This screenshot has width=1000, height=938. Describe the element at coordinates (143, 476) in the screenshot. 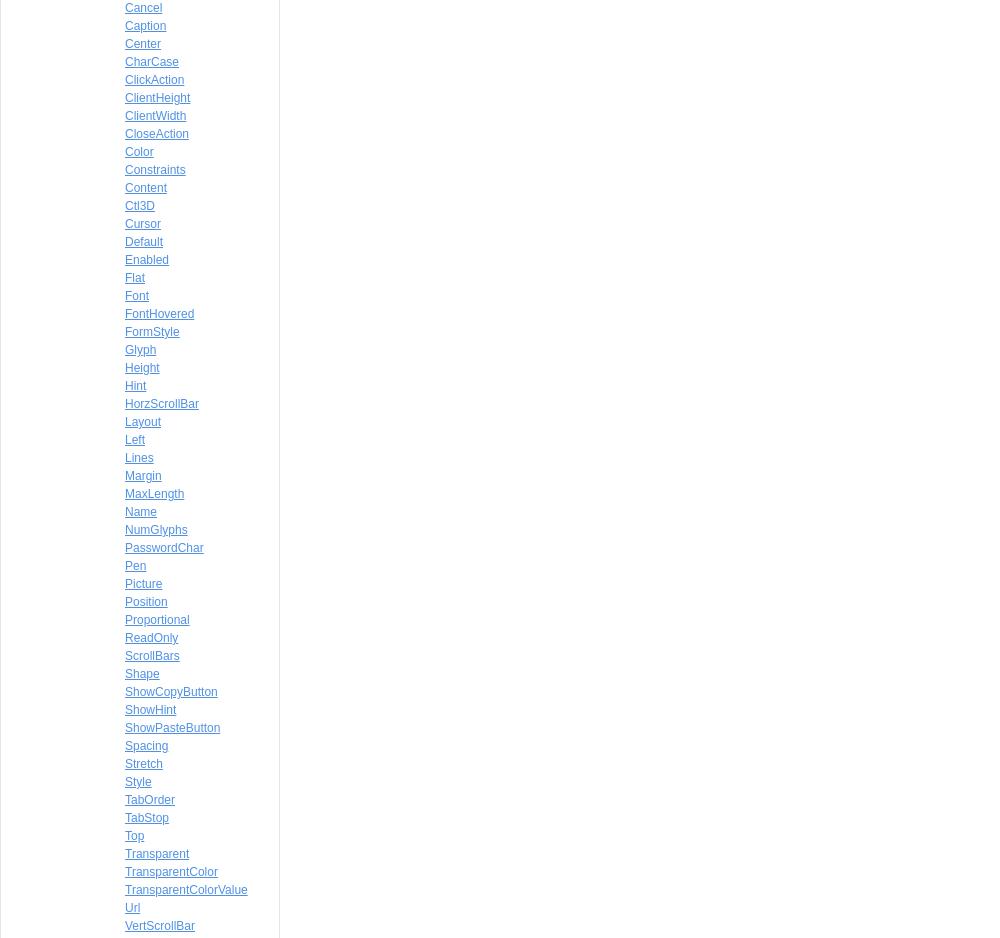

I see `'Margin'` at that location.